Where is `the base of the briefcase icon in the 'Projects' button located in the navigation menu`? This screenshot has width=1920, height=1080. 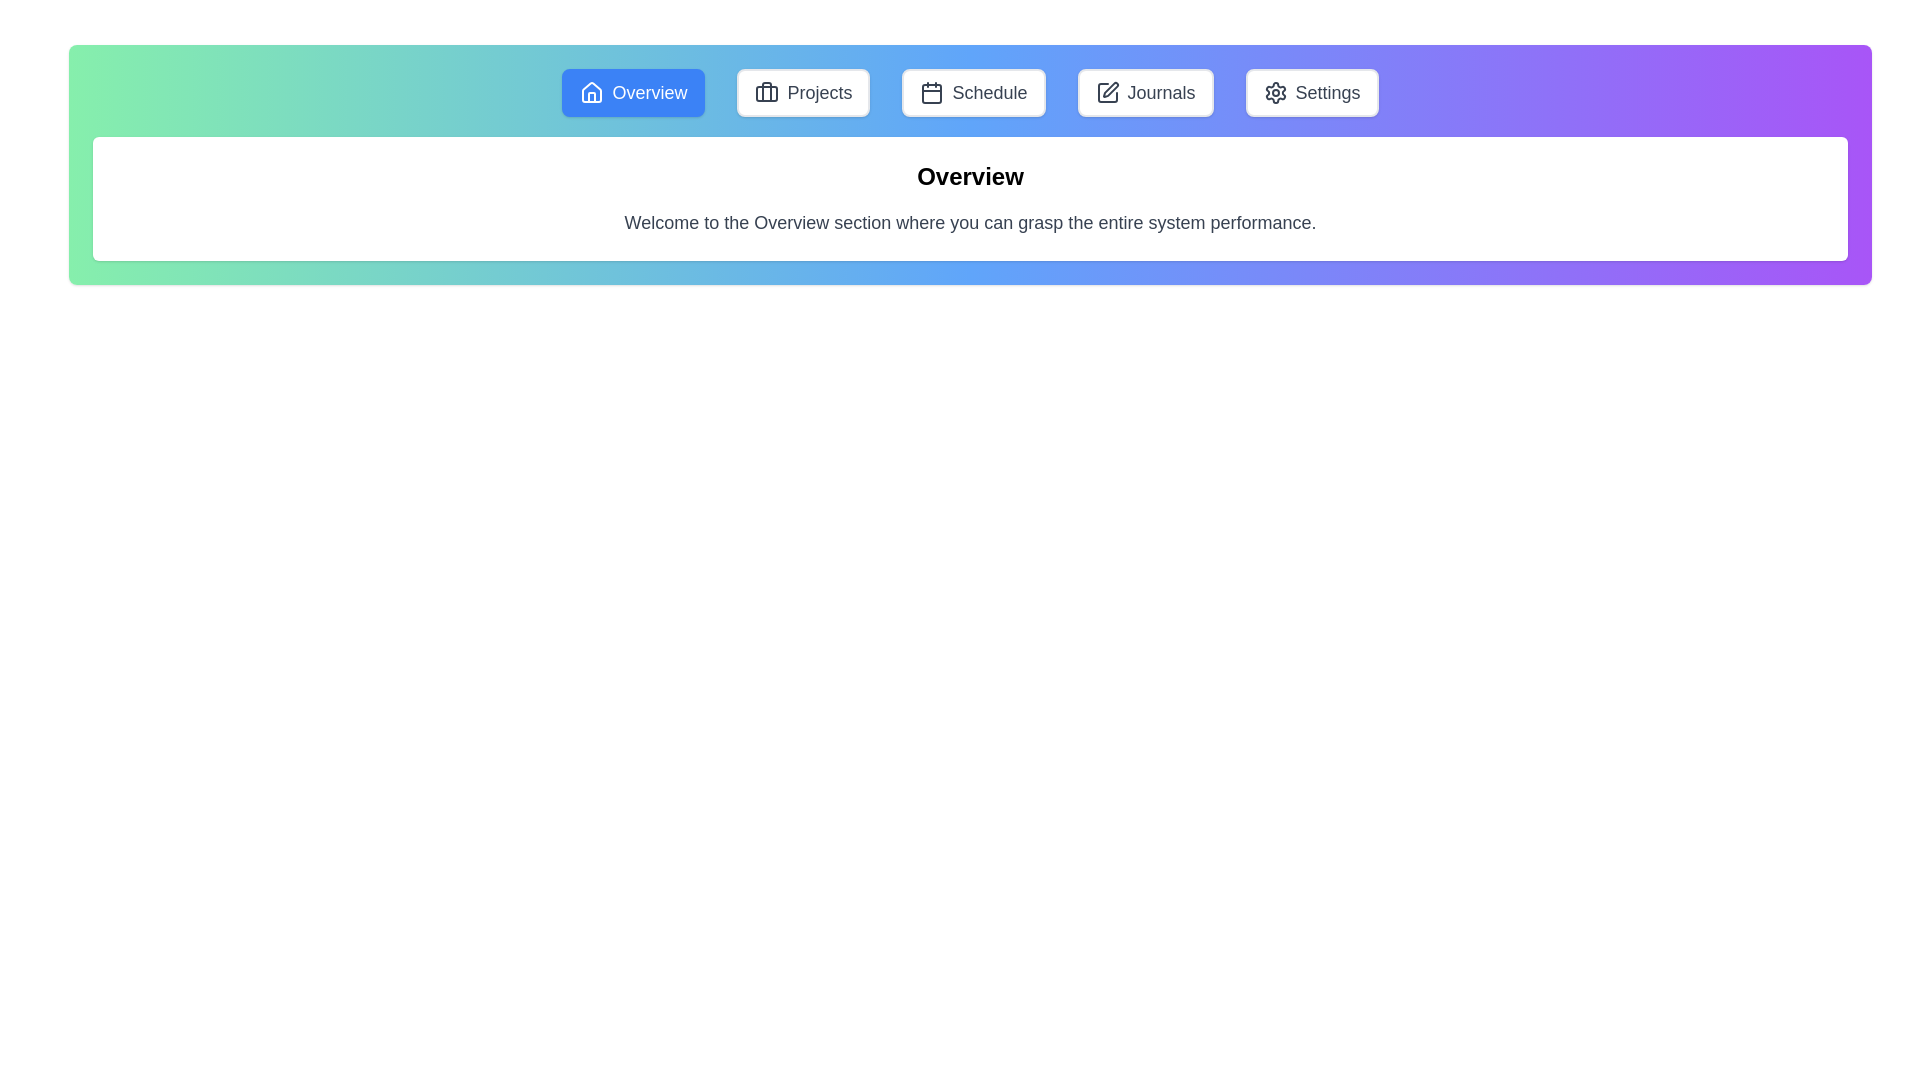 the base of the briefcase icon in the 'Projects' button located in the navigation menu is located at coordinates (766, 93).